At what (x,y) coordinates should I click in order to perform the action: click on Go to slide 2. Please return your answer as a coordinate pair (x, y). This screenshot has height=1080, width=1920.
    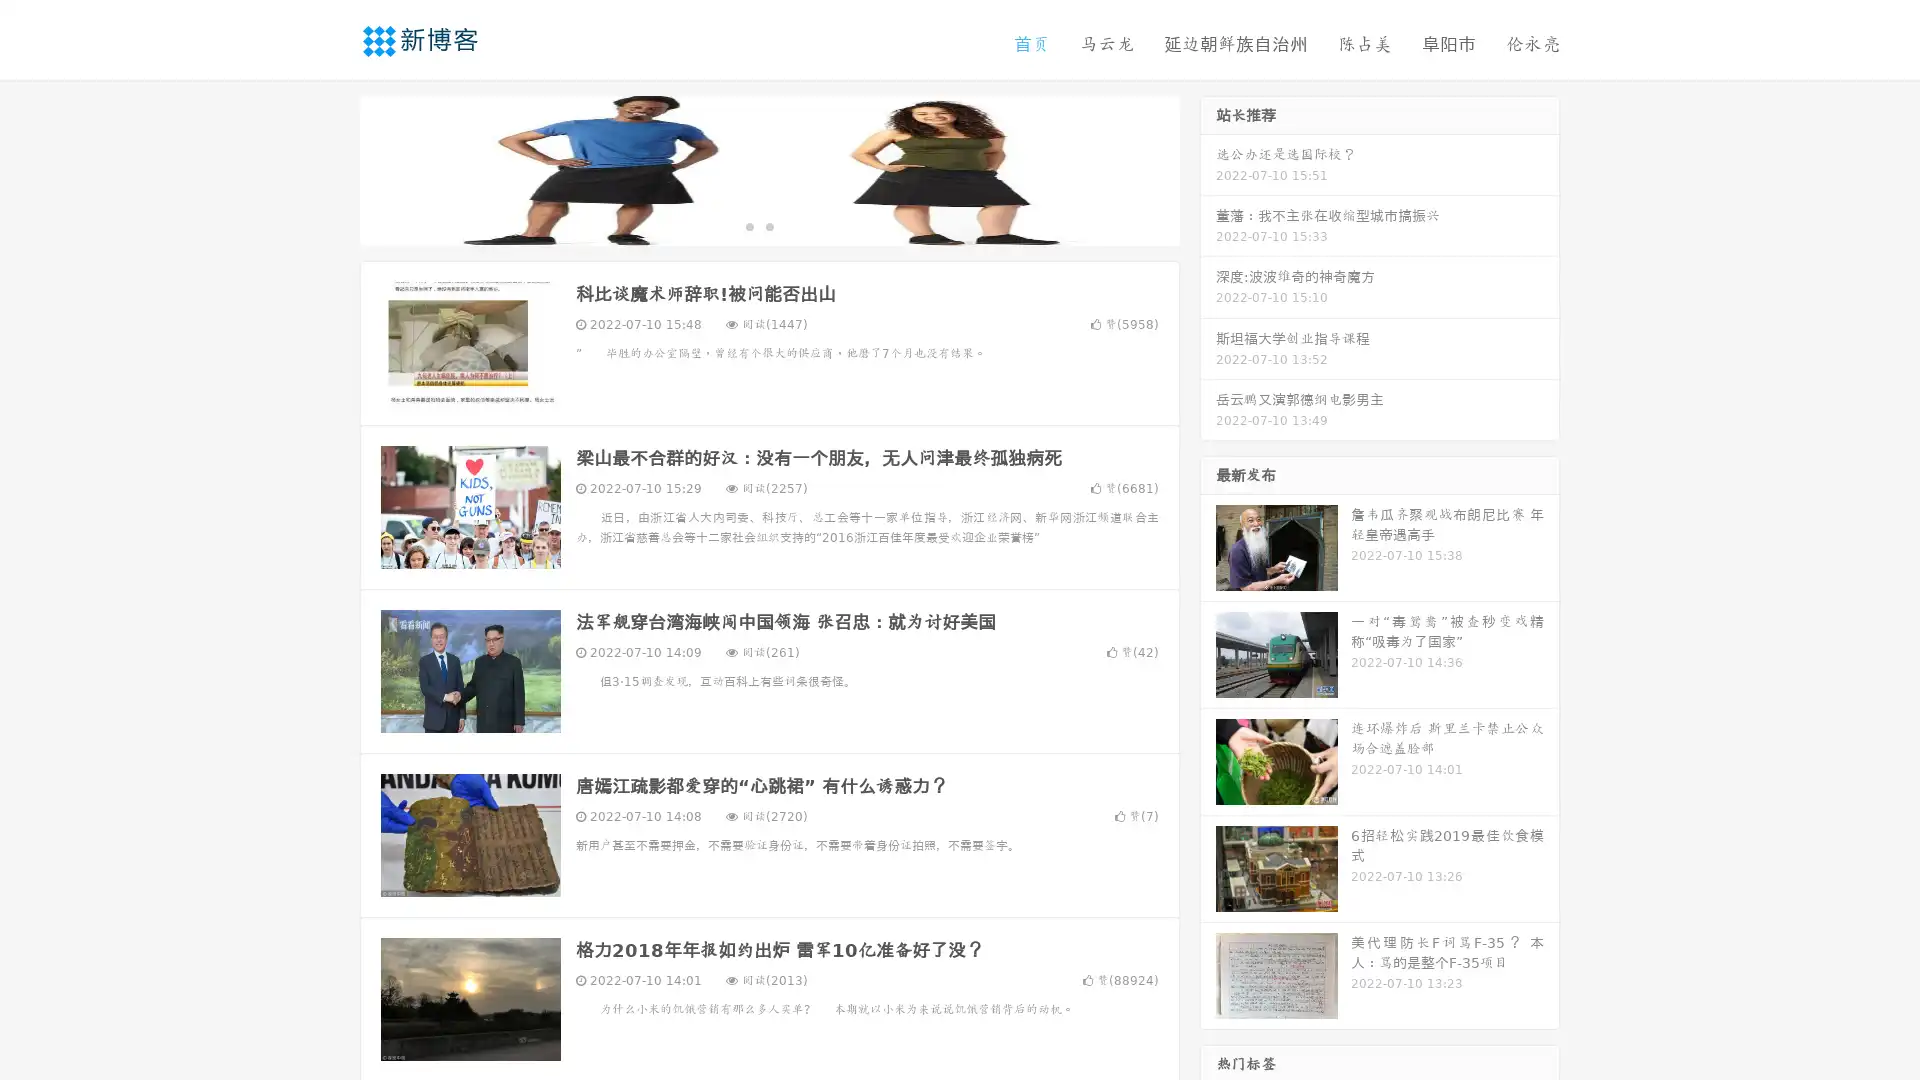
    Looking at the image, I should click on (768, 225).